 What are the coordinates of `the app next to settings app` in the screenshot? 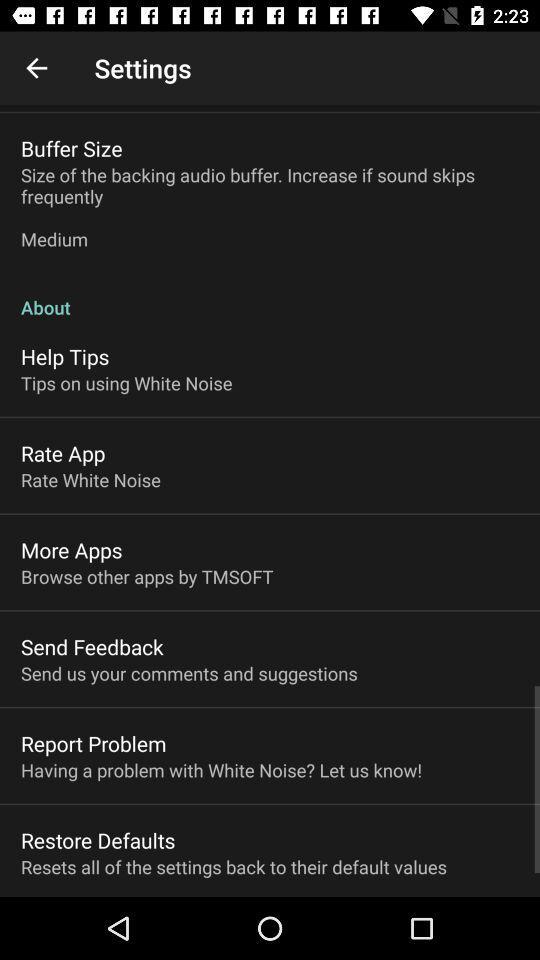 It's located at (36, 68).